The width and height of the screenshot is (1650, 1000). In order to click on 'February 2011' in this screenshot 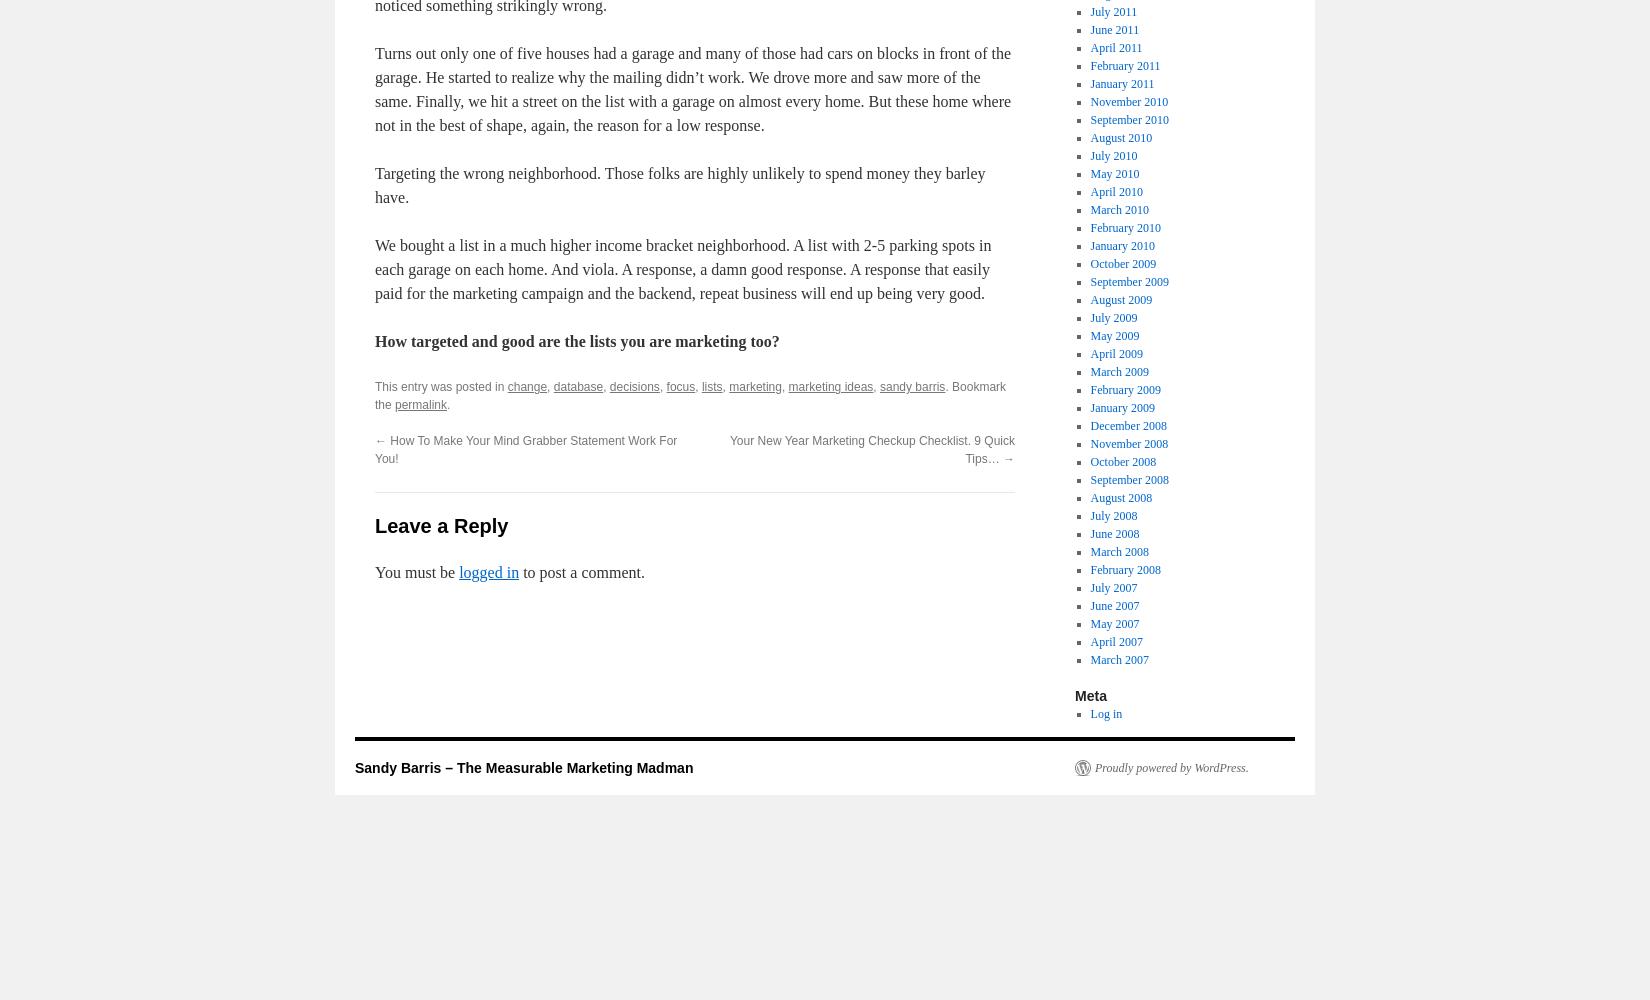, I will do `click(1124, 65)`.